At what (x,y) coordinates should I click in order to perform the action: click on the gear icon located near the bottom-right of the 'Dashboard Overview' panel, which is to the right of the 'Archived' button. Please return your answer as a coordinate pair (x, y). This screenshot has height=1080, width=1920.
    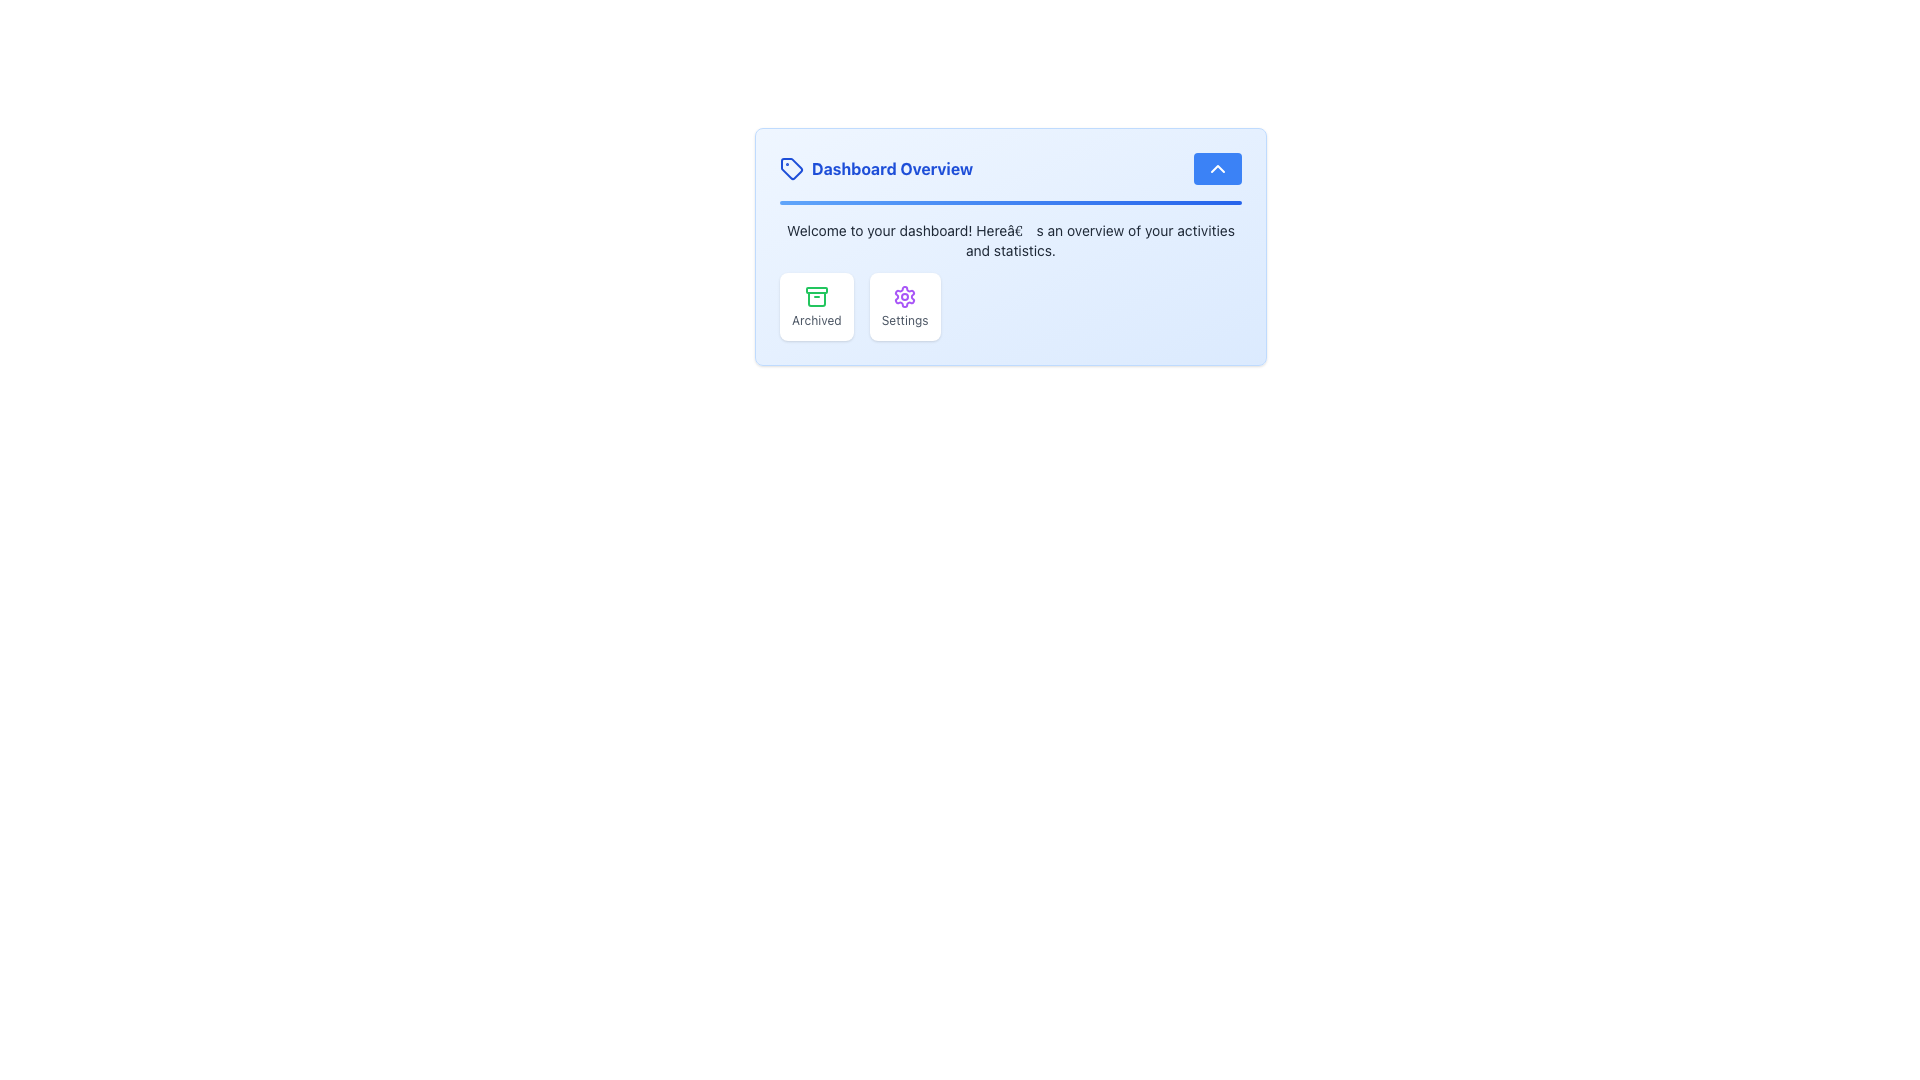
    Looking at the image, I should click on (904, 297).